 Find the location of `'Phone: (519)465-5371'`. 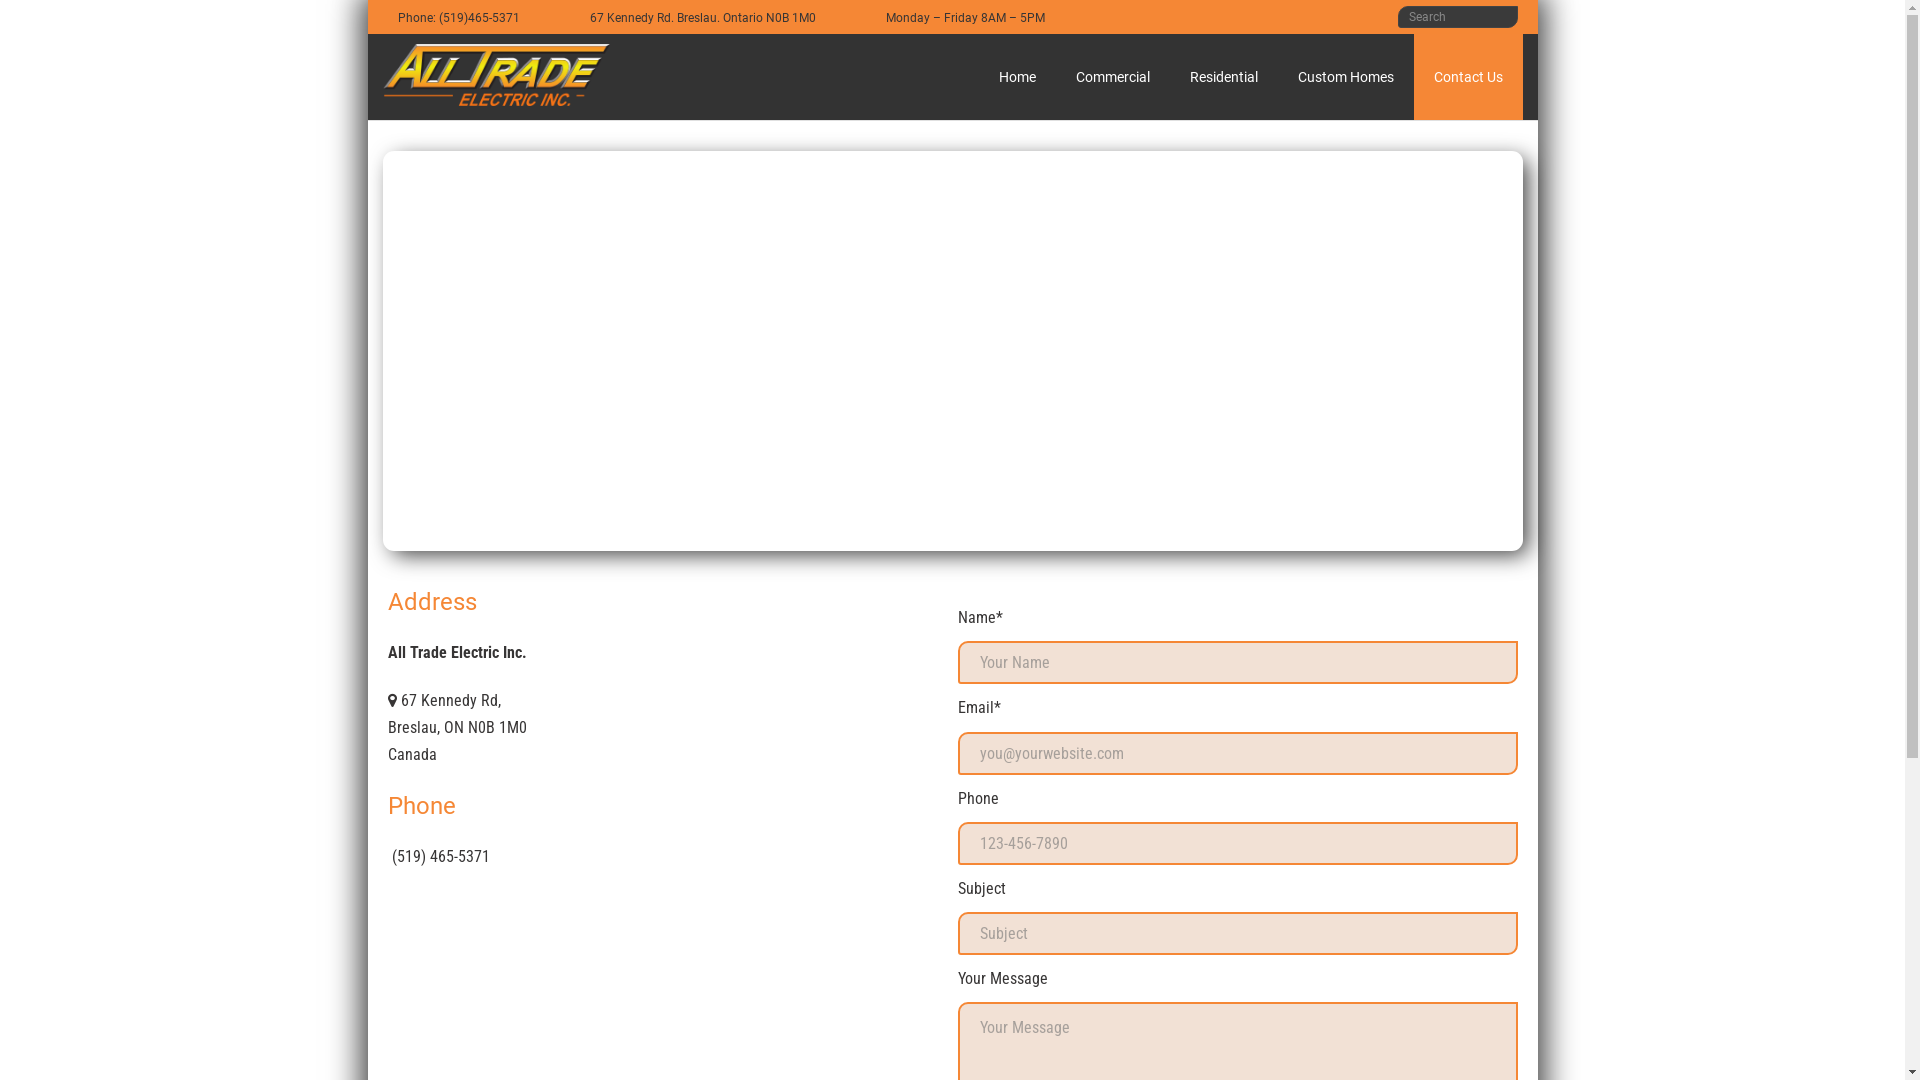

'Phone: (519)465-5371' is located at coordinates (456, 16).